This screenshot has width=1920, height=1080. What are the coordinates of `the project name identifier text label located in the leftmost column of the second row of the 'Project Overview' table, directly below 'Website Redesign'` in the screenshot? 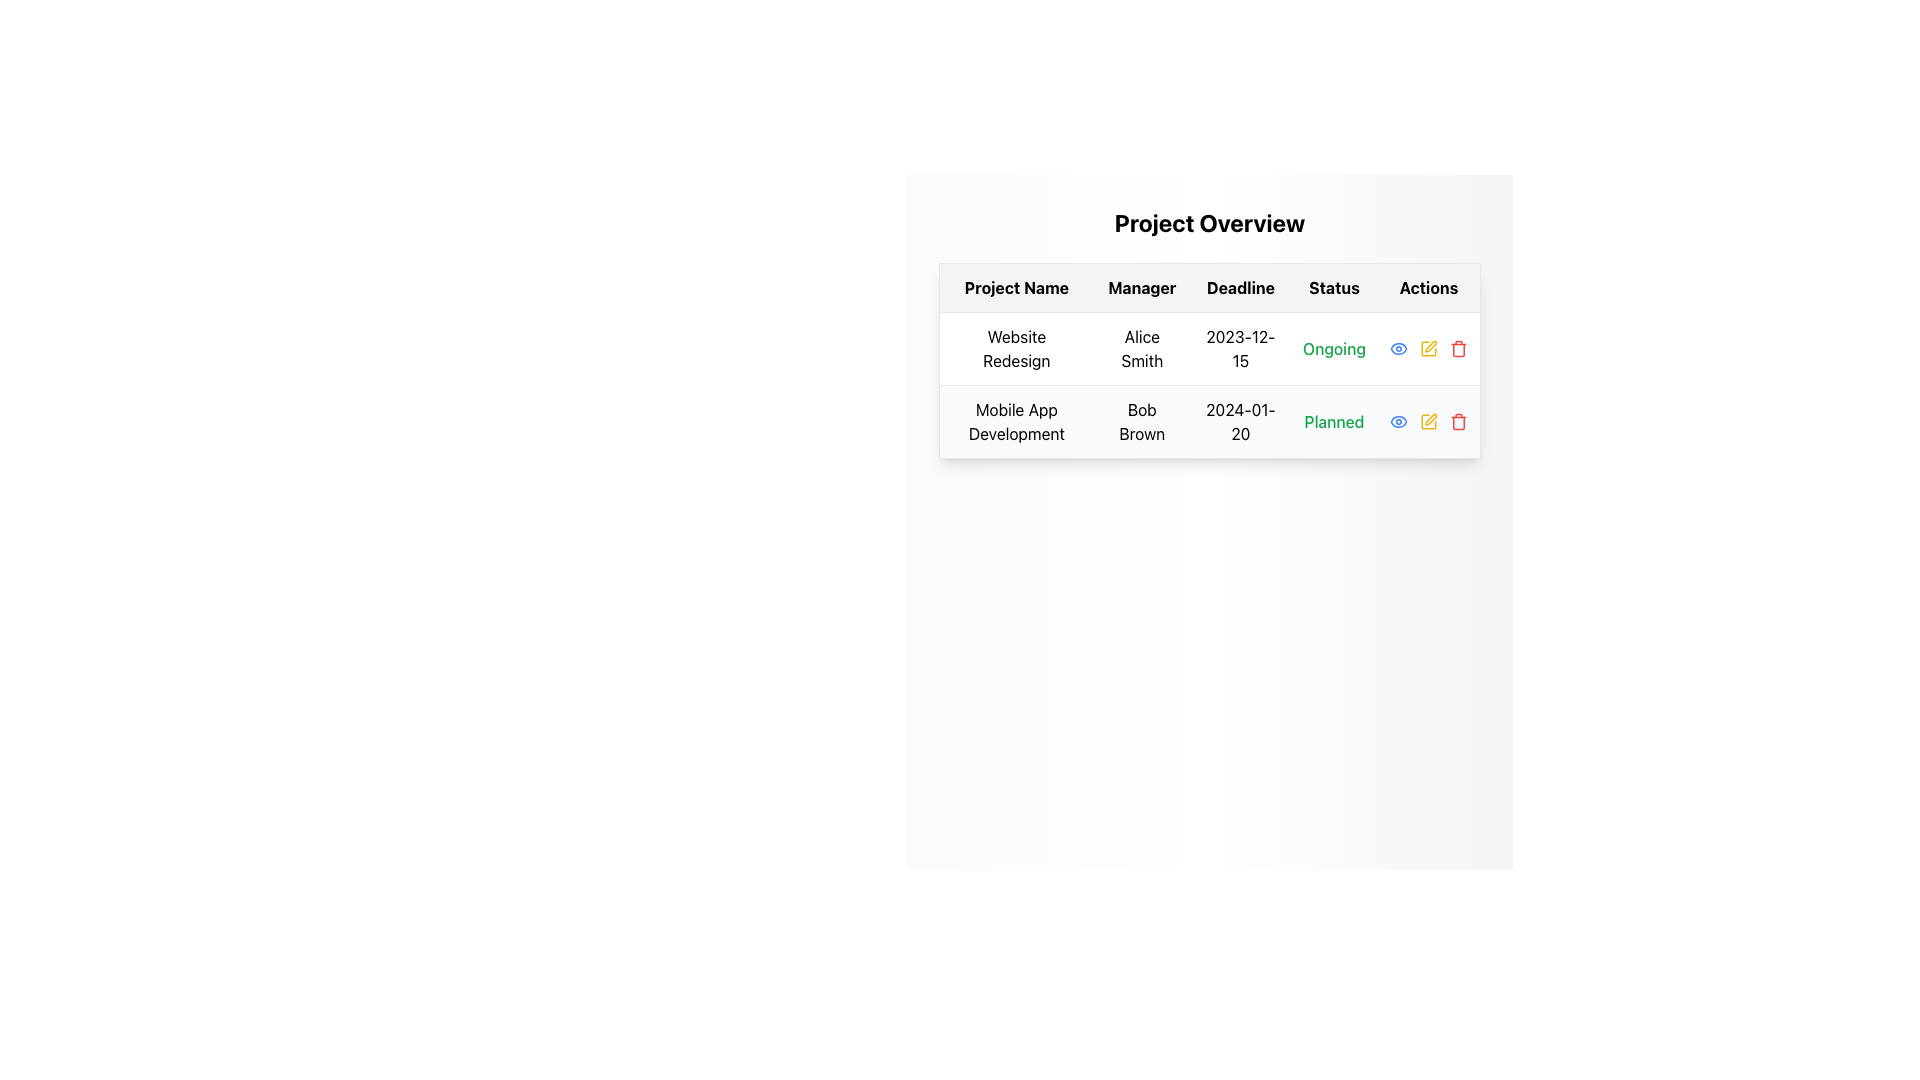 It's located at (1016, 420).